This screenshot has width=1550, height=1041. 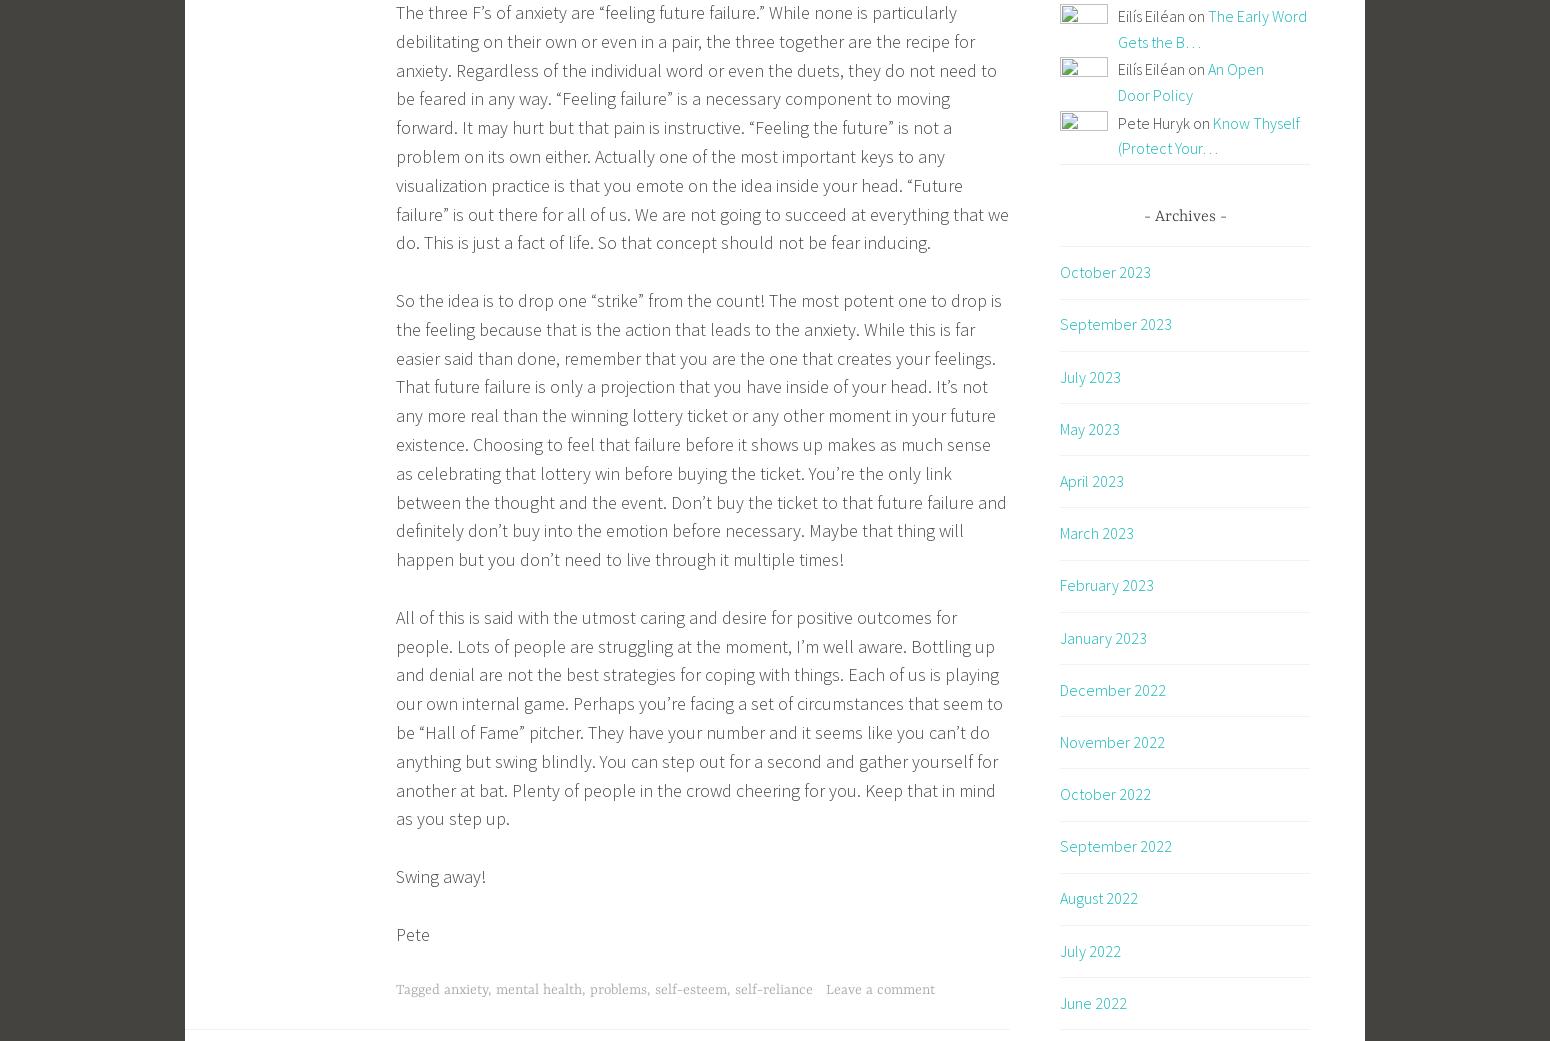 What do you see at coordinates (413, 932) in the screenshot?
I see `'Pete'` at bounding box center [413, 932].